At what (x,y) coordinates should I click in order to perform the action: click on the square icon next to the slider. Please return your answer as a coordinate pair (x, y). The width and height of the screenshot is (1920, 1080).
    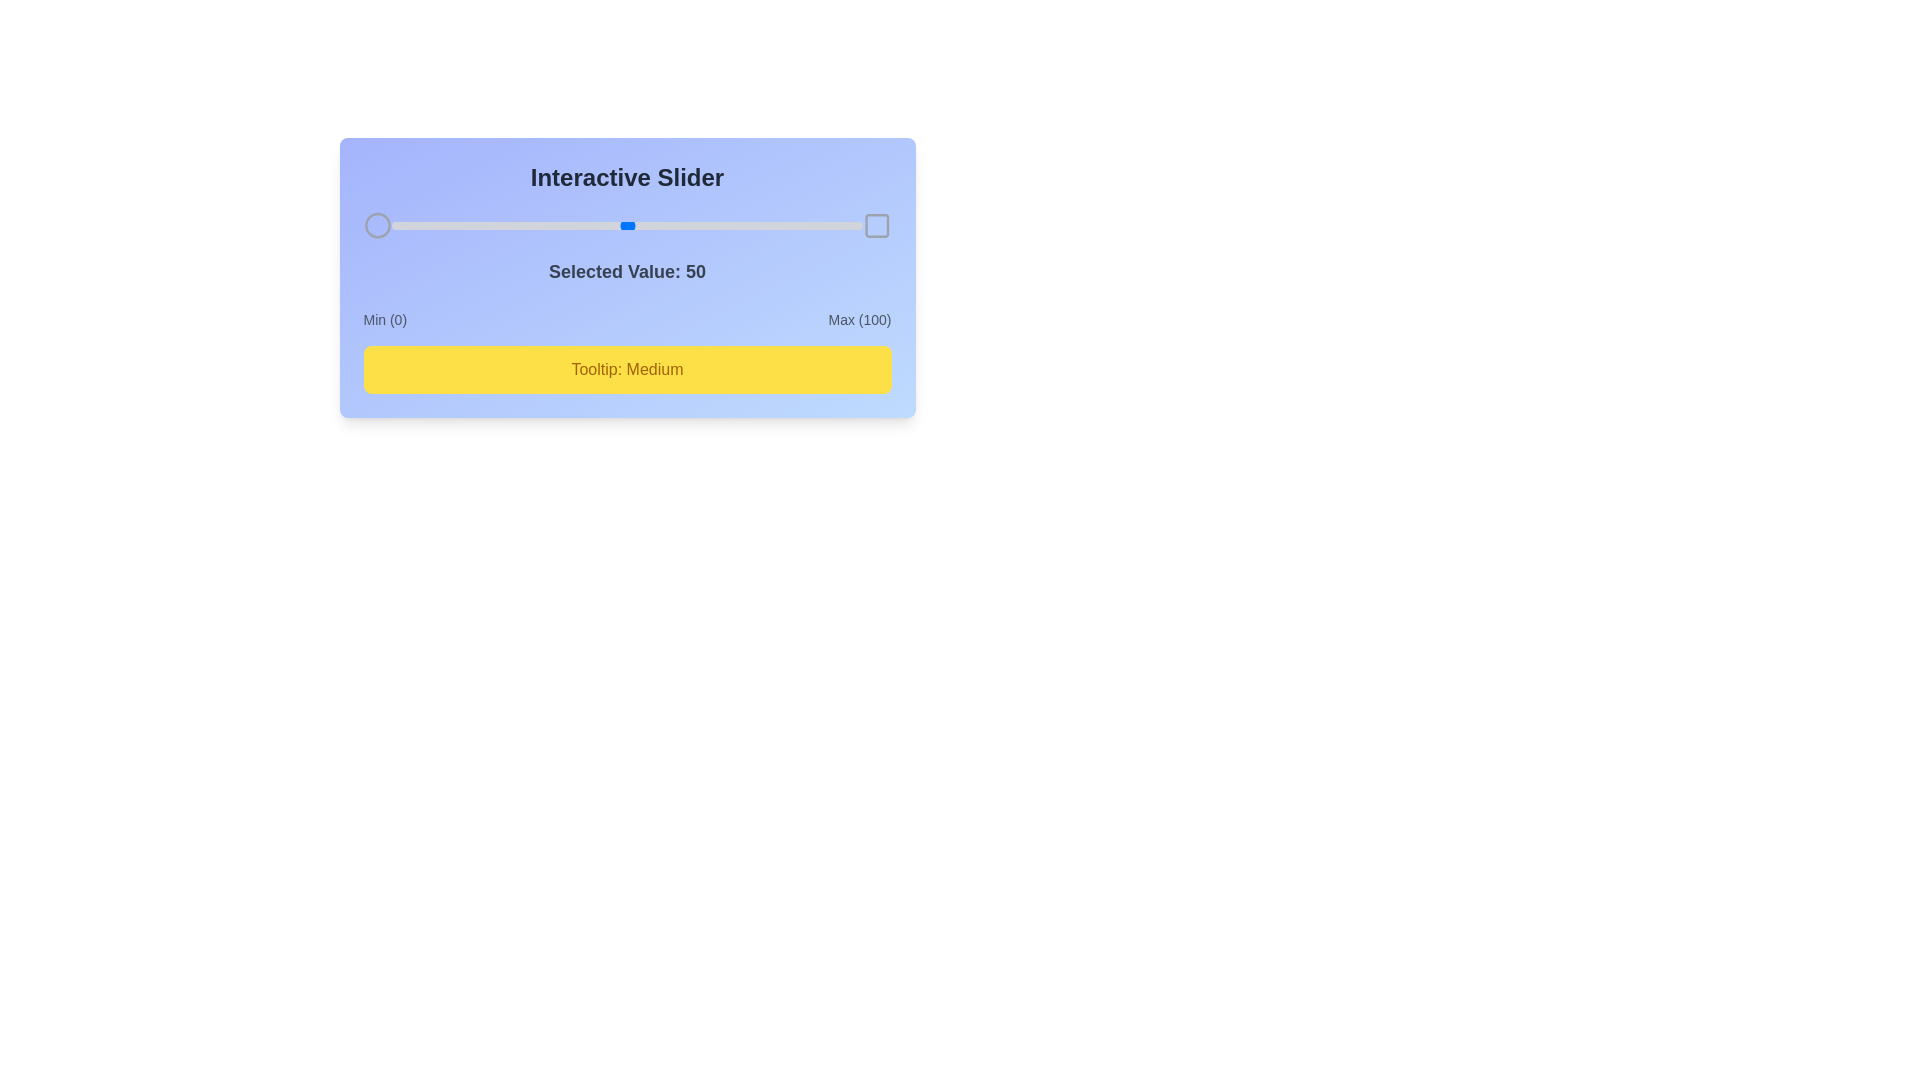
    Looking at the image, I should click on (877, 225).